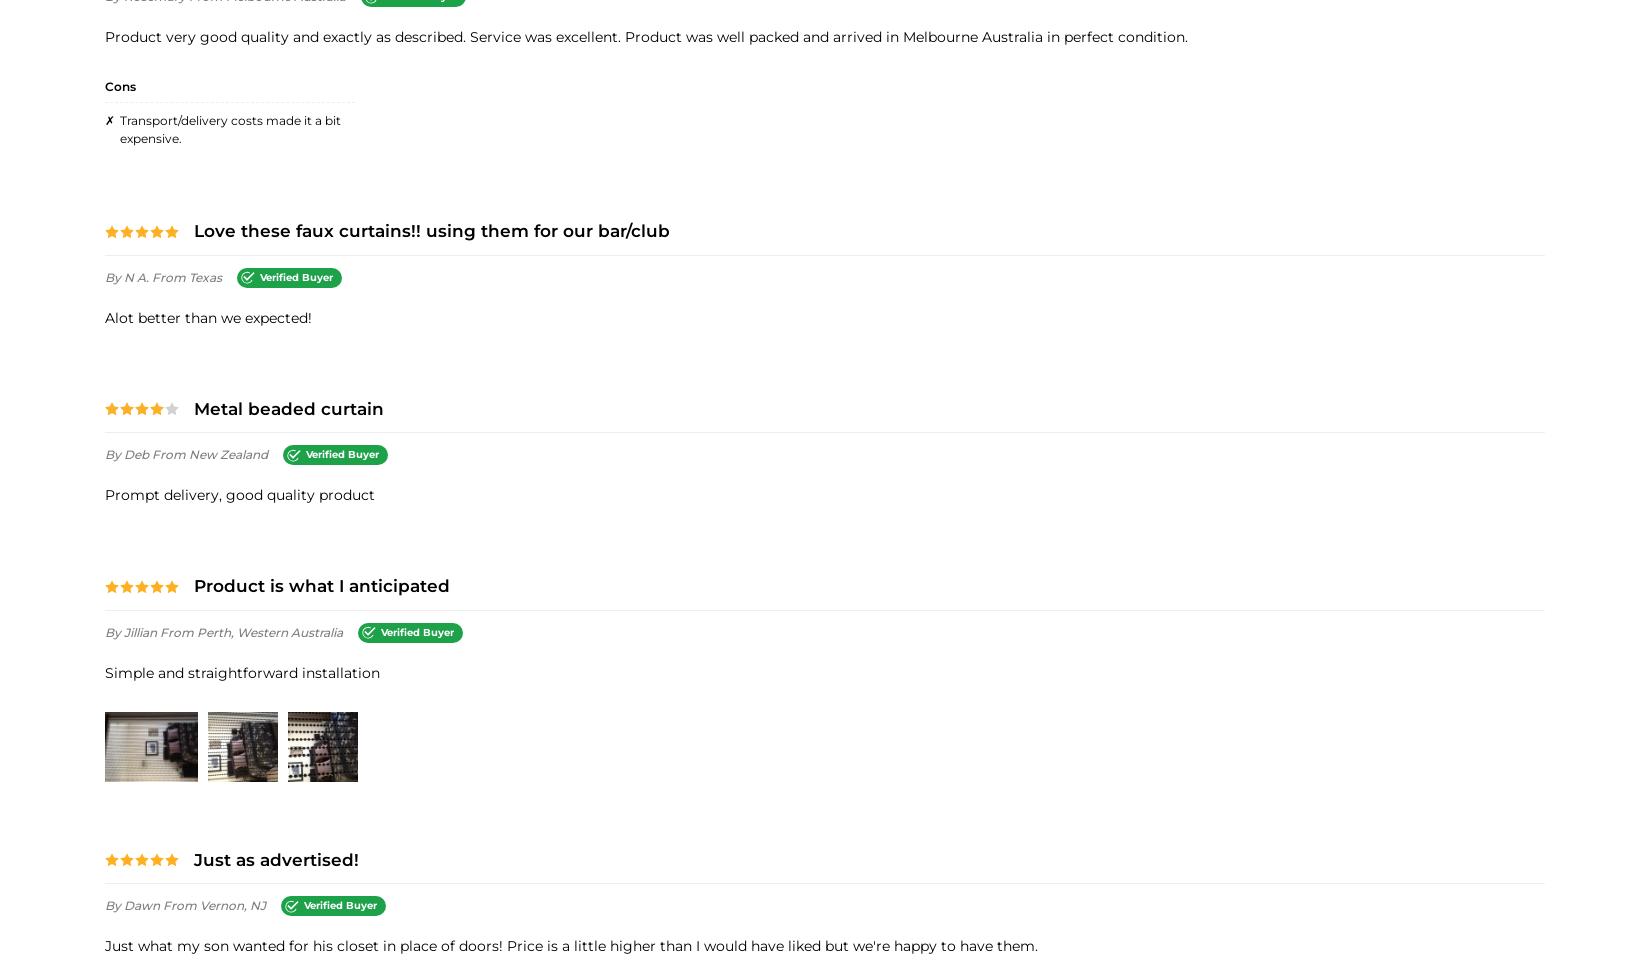 The height and width of the screenshot is (974, 1650). What do you see at coordinates (128, 275) in the screenshot?
I see `'By n a.'` at bounding box center [128, 275].